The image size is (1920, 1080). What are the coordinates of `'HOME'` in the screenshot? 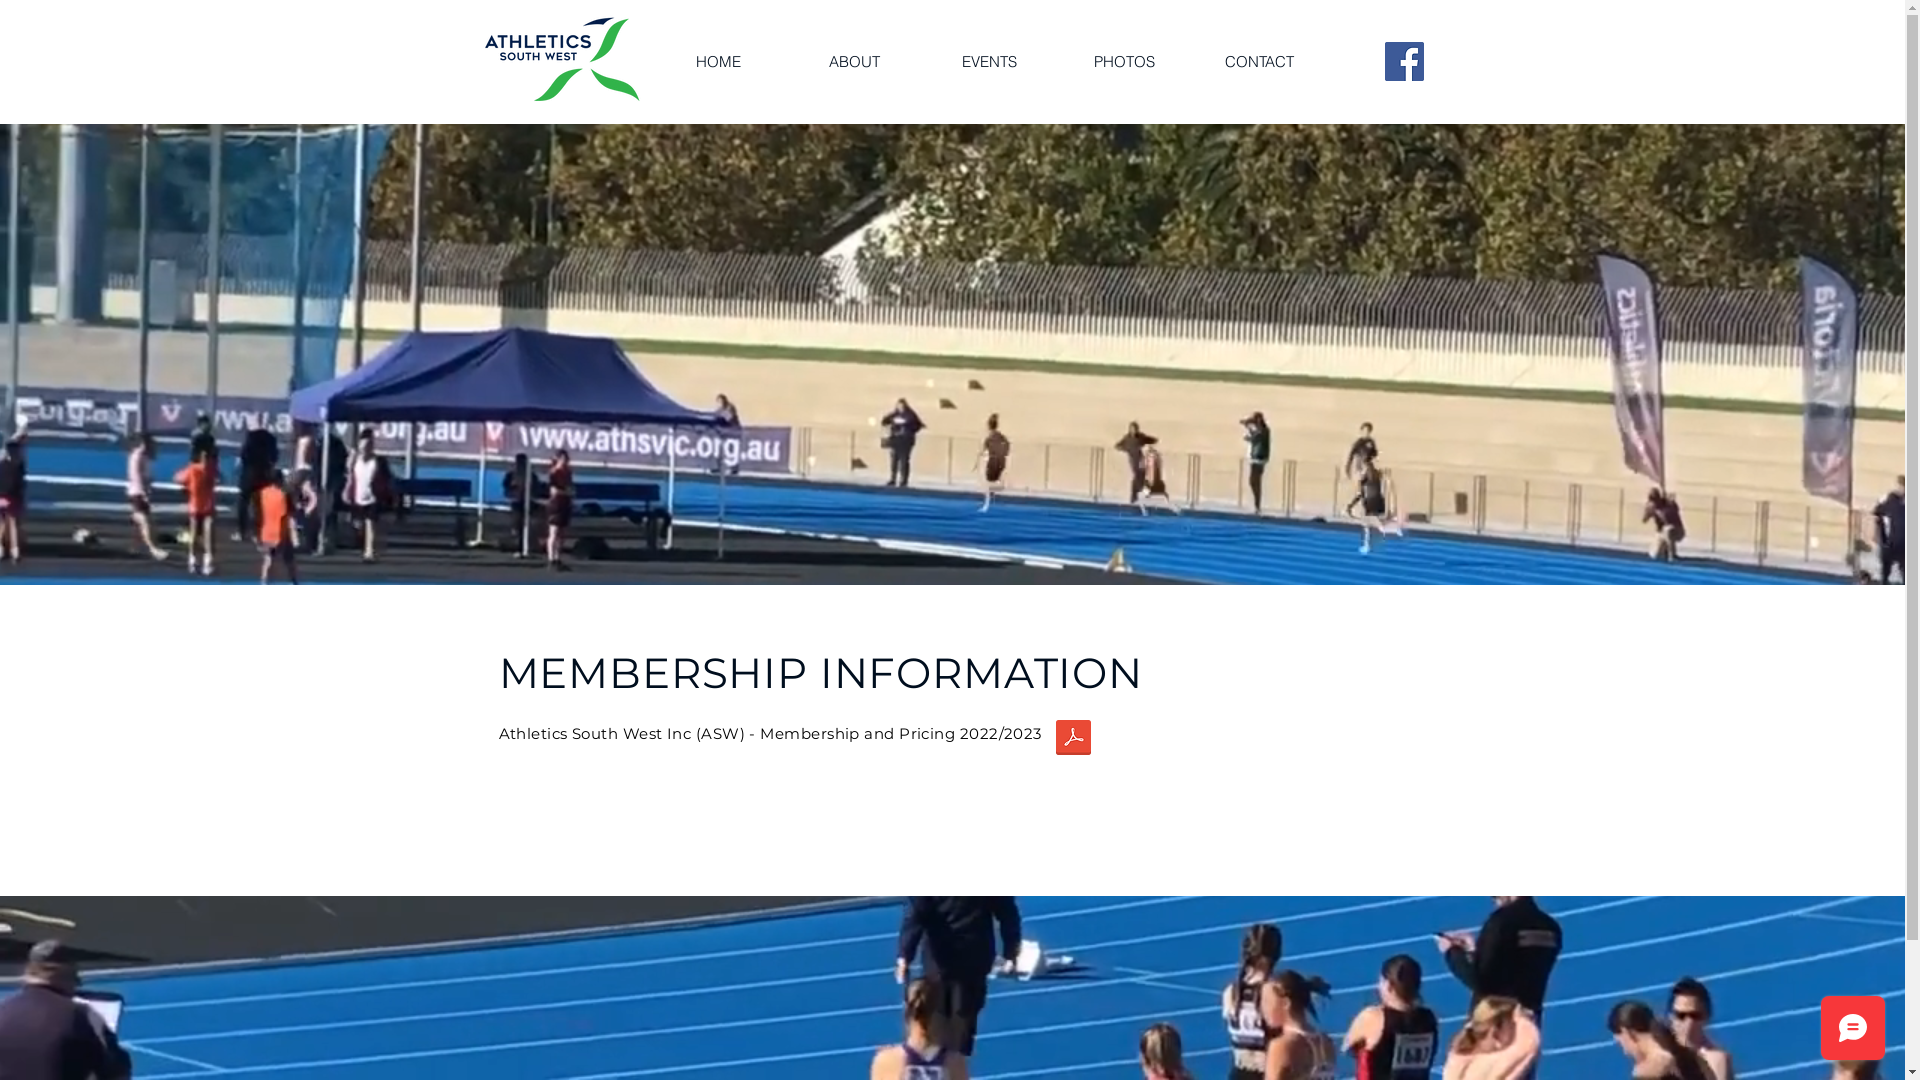 It's located at (718, 60).